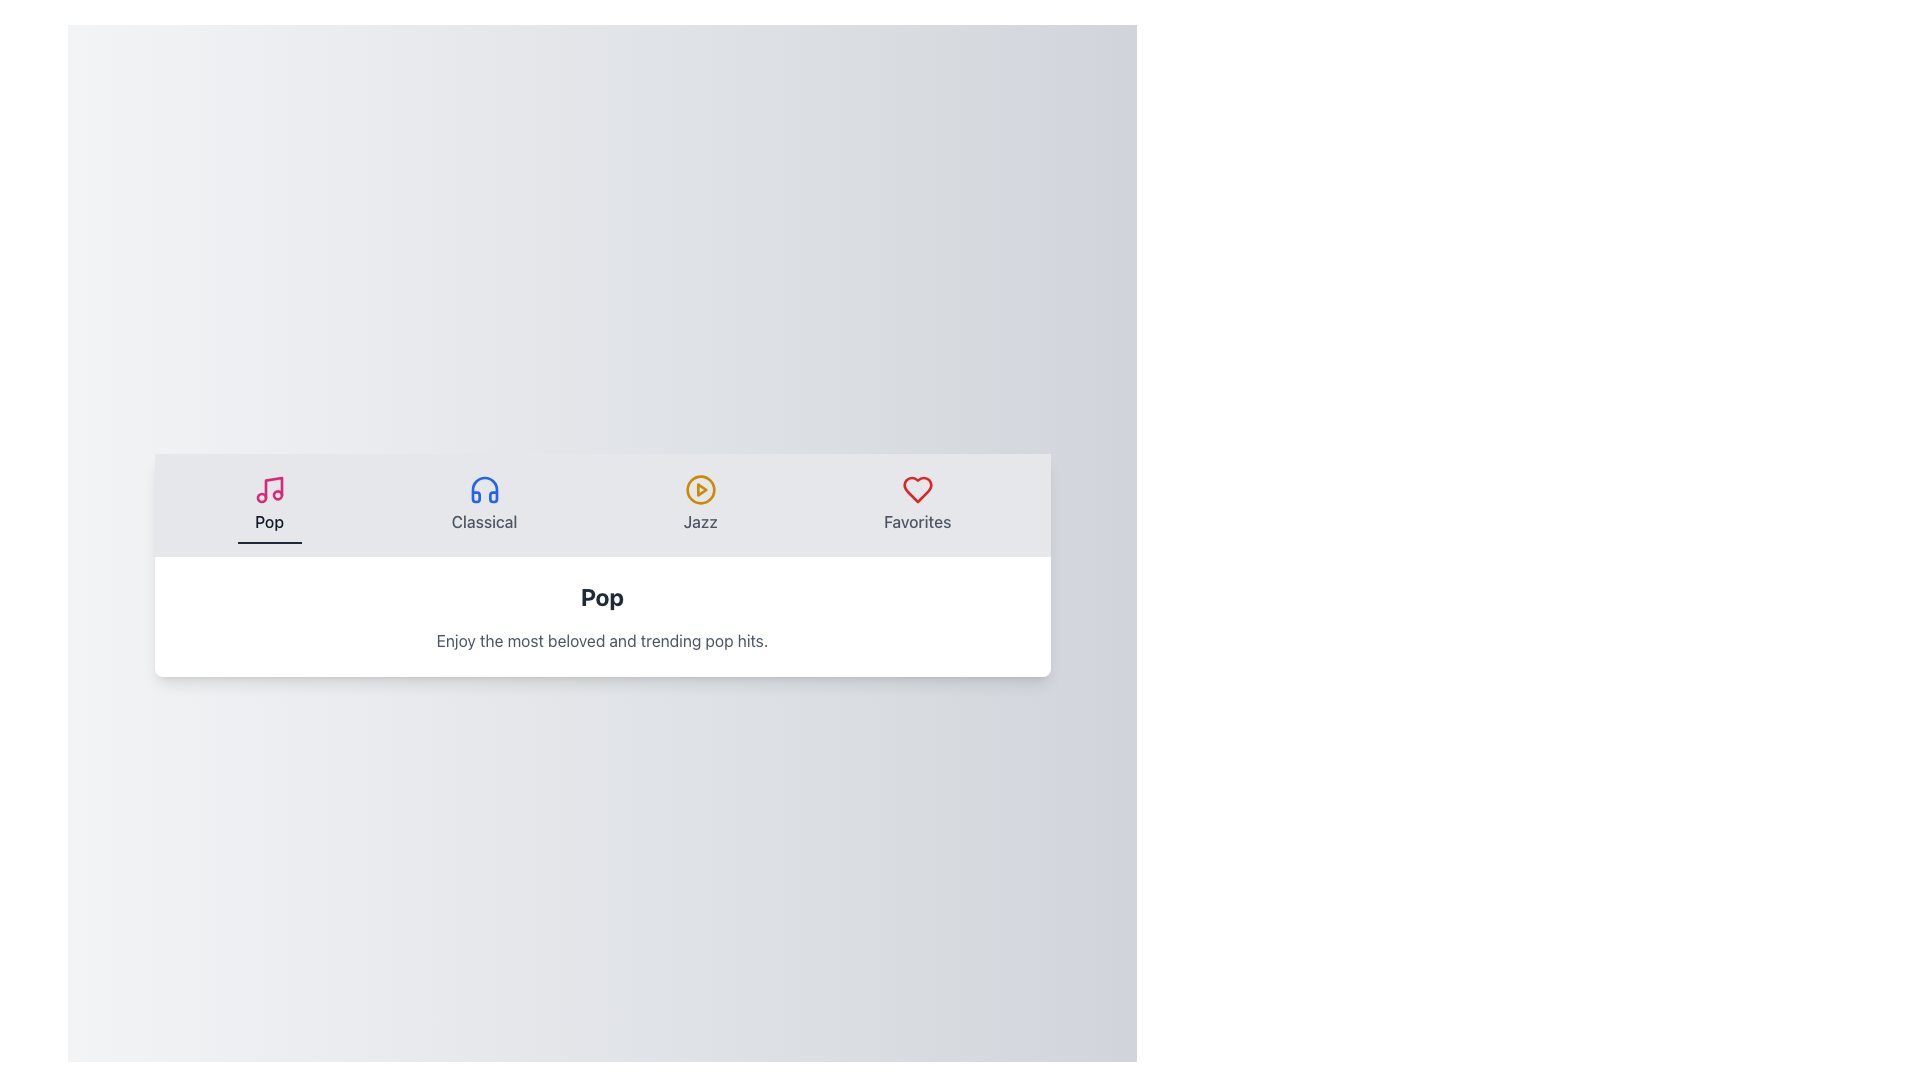  I want to click on on the blue headphones icon located between the pink music note icon labeled 'Pop' and the yellow play-button icon labeled 'Jazz', so click(484, 489).